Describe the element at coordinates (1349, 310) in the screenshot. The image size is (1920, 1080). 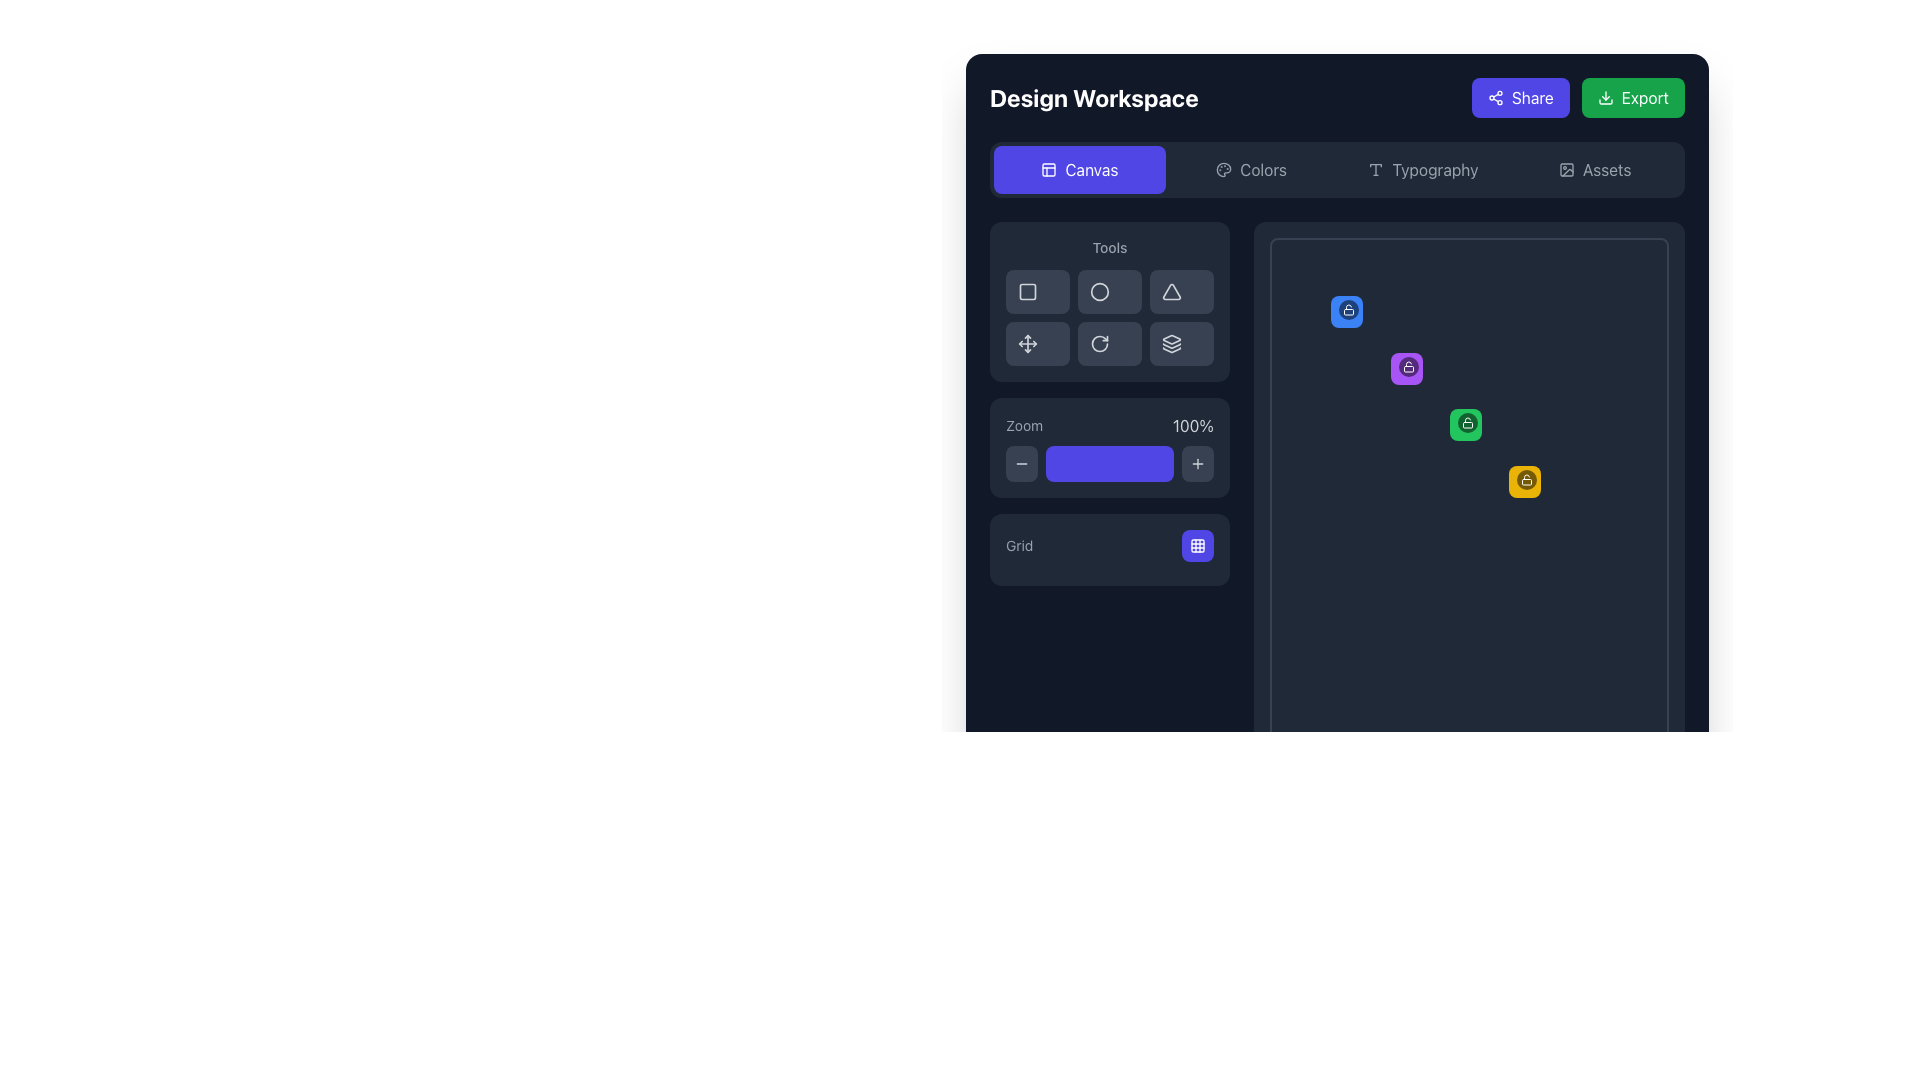
I see `the lock/unlock icon at the top-right corner of the interface` at that location.